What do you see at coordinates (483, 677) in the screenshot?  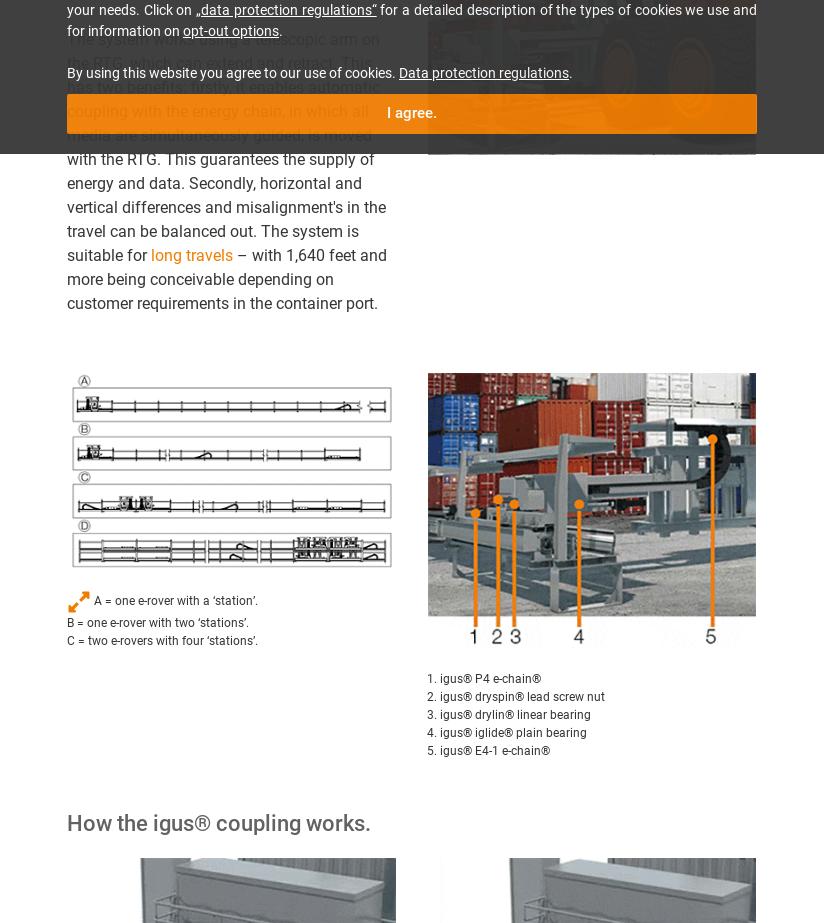 I see `'1. igus® P4 e-chain®'` at bounding box center [483, 677].